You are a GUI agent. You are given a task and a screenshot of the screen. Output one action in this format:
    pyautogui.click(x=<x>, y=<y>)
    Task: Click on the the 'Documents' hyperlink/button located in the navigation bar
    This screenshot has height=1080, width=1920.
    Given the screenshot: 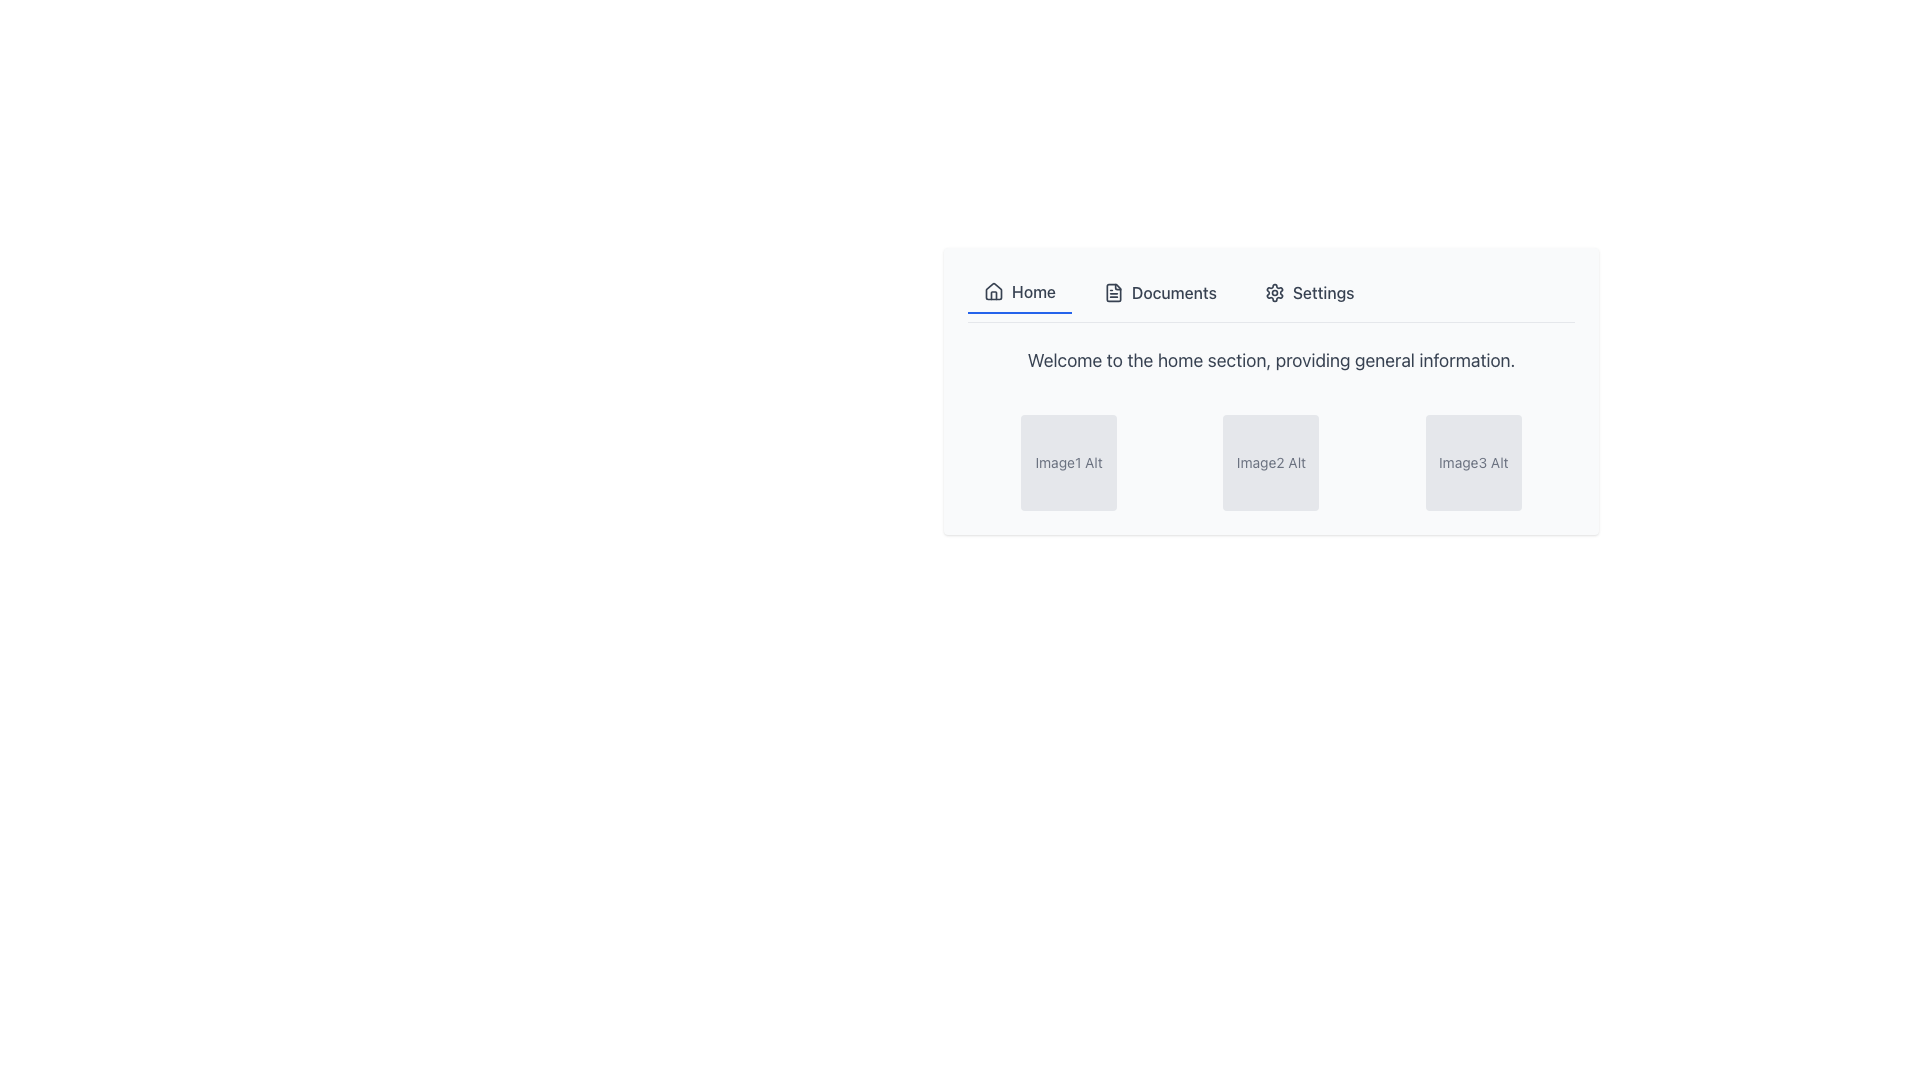 What is the action you would take?
    pyautogui.click(x=1160, y=293)
    